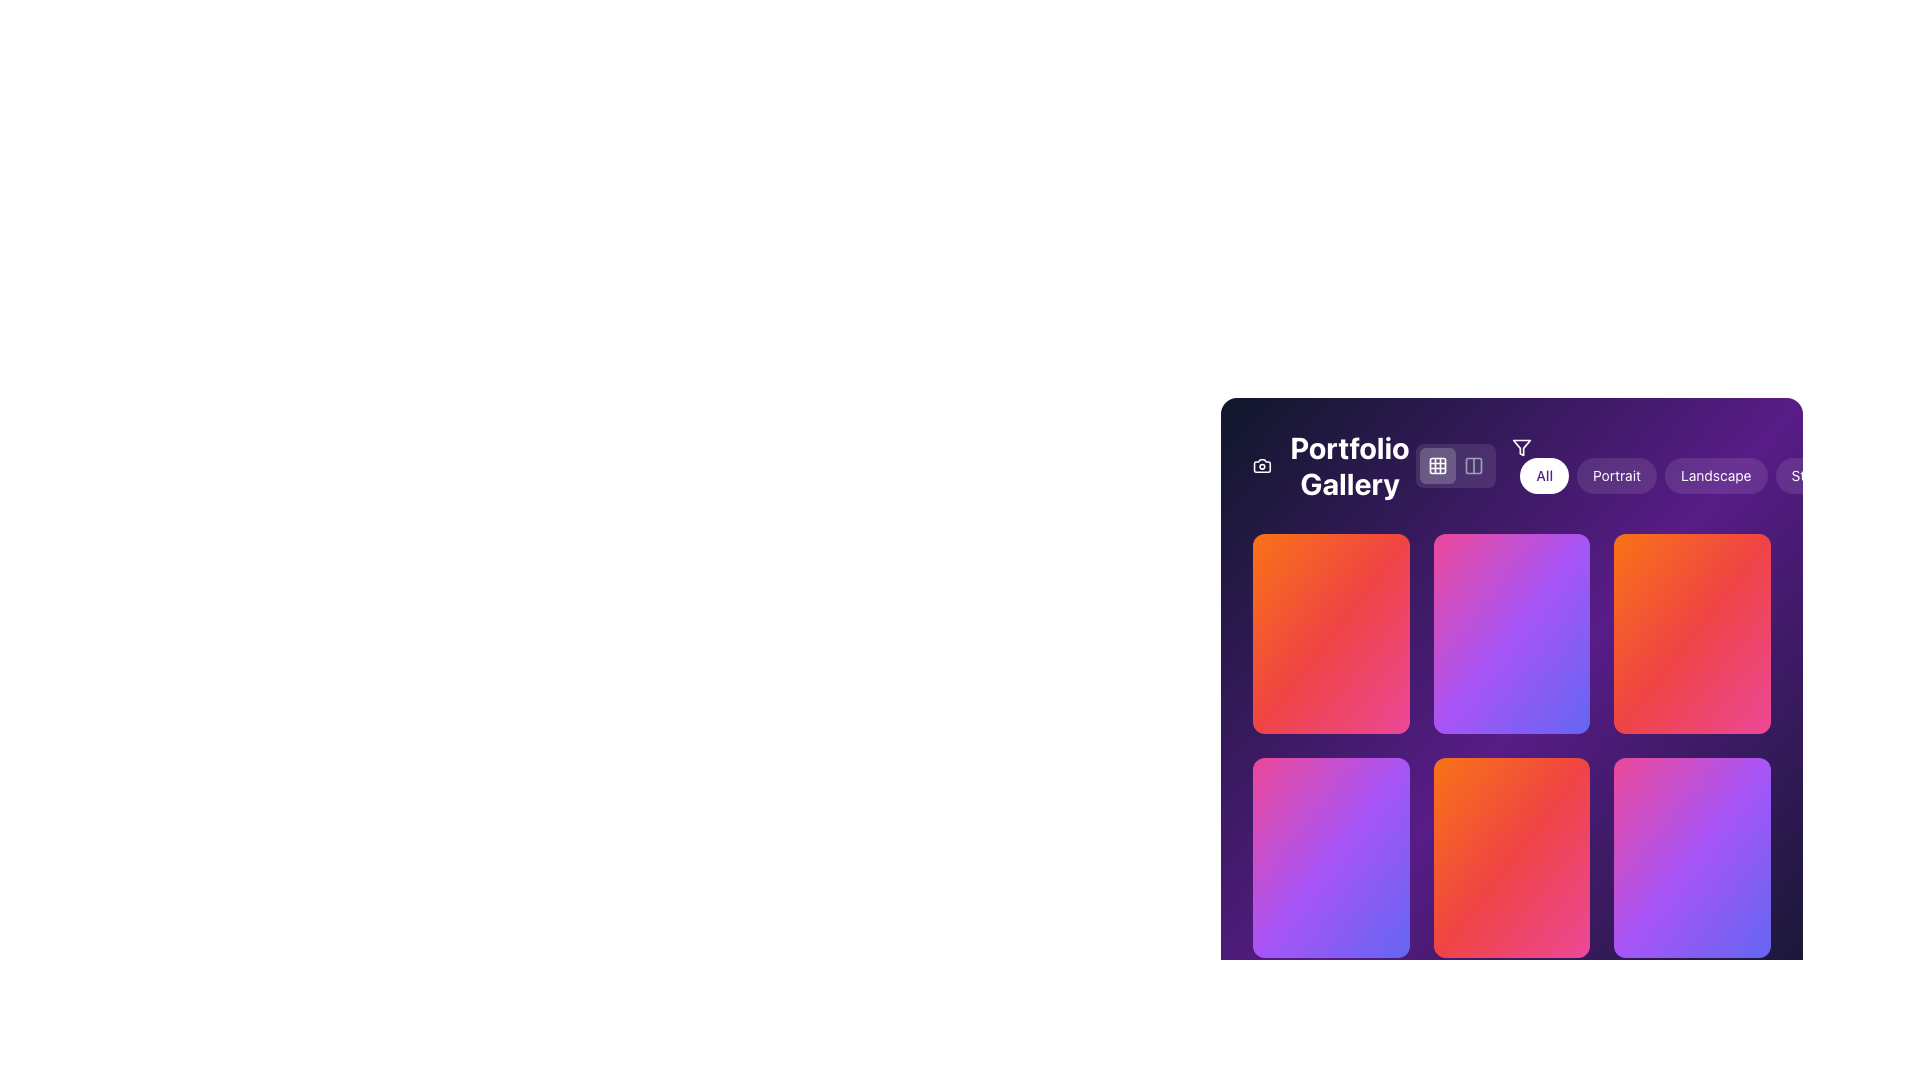  Describe the element at coordinates (1456, 466) in the screenshot. I see `the grid view toggle button located near the top-center of the interface, adjacent to 'Portfolio Gallery' and the button with two vertical bars` at that location.